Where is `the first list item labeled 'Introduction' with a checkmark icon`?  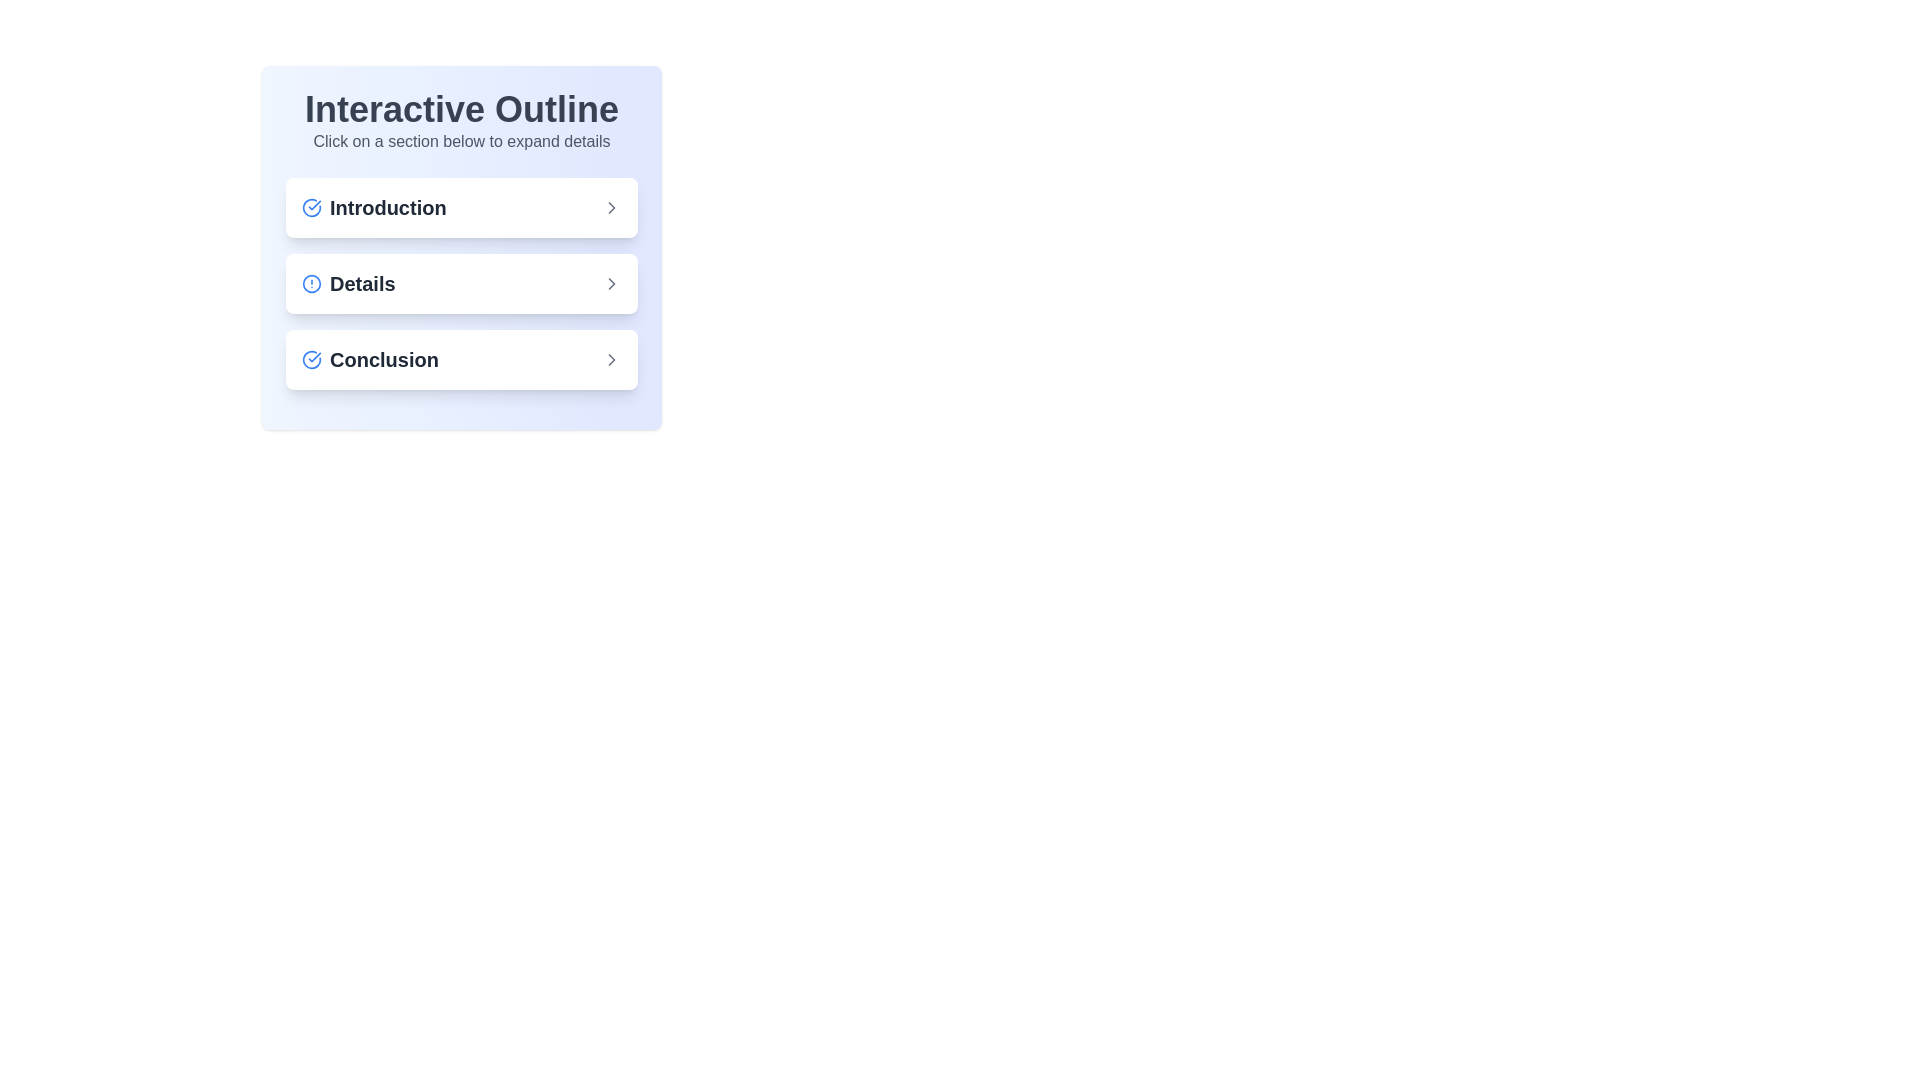 the first list item labeled 'Introduction' with a checkmark icon is located at coordinates (374, 208).